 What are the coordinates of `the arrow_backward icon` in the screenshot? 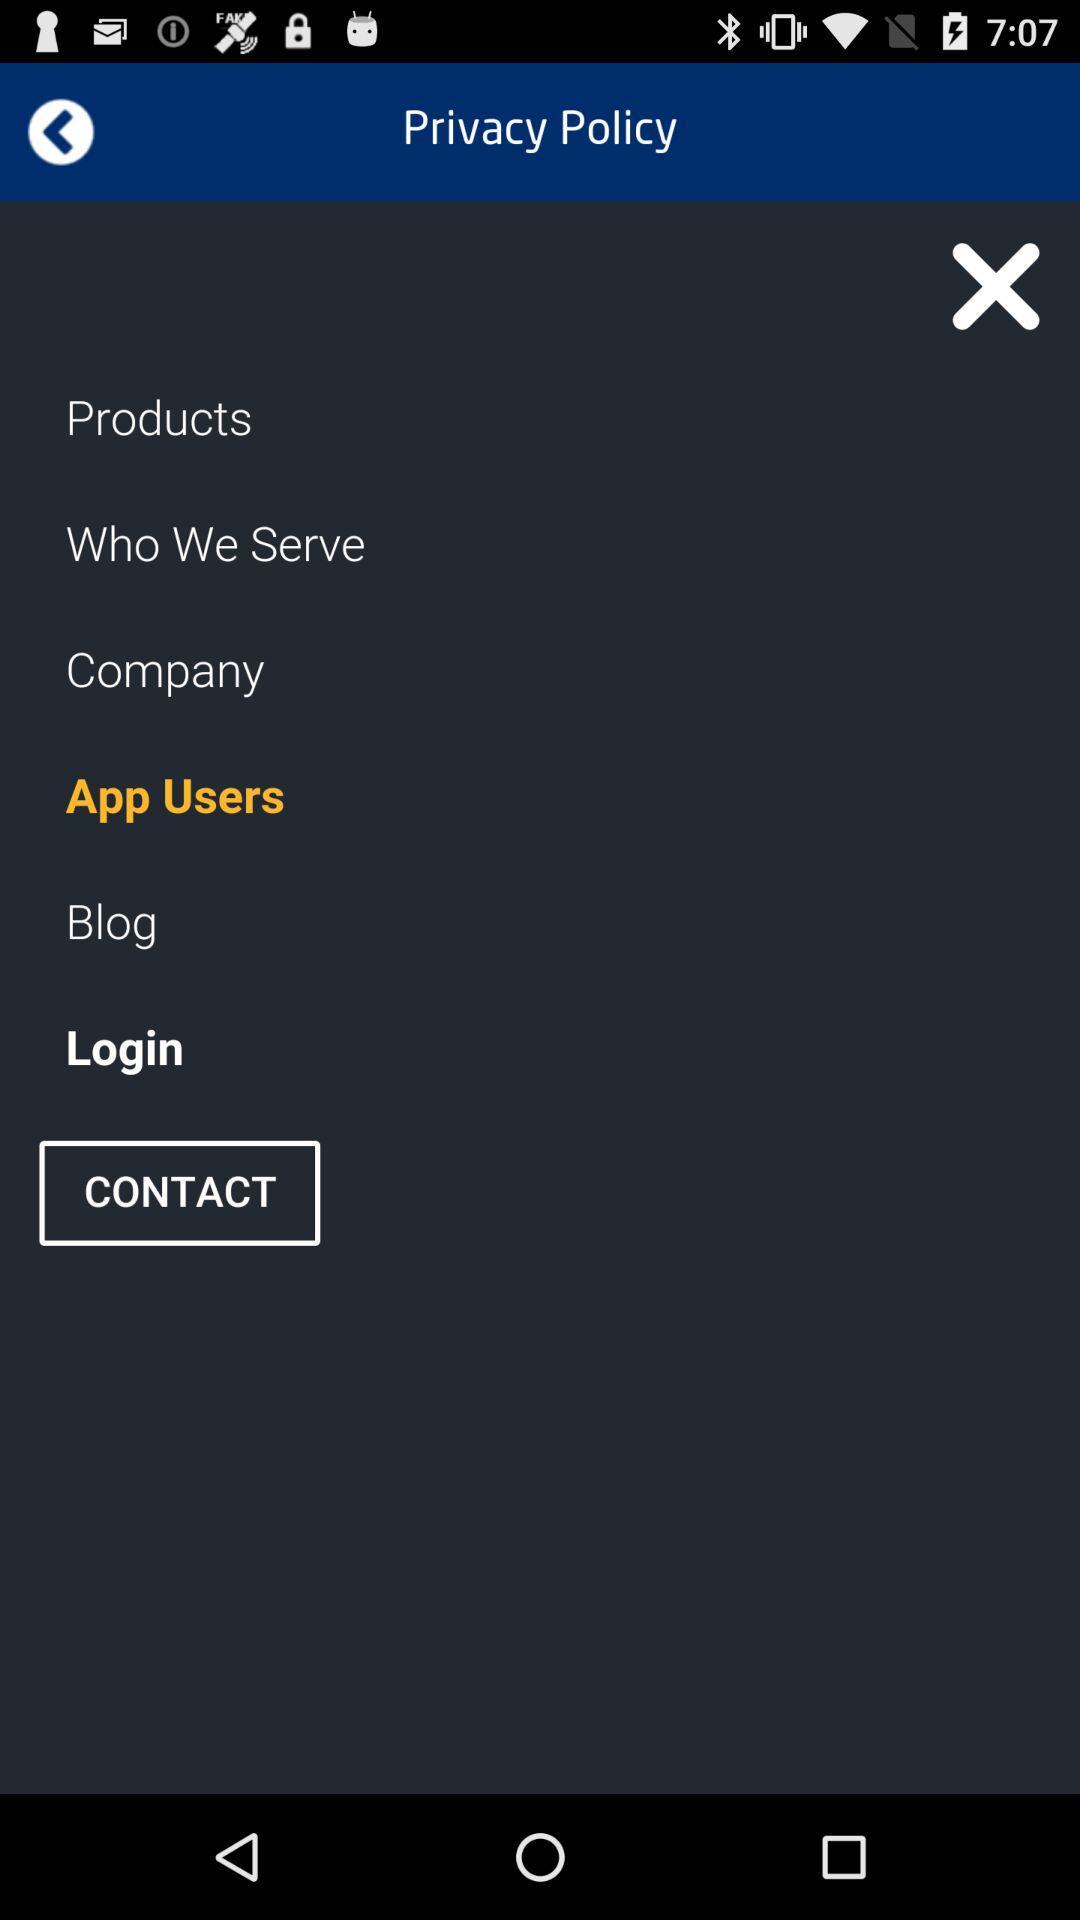 It's located at (60, 140).